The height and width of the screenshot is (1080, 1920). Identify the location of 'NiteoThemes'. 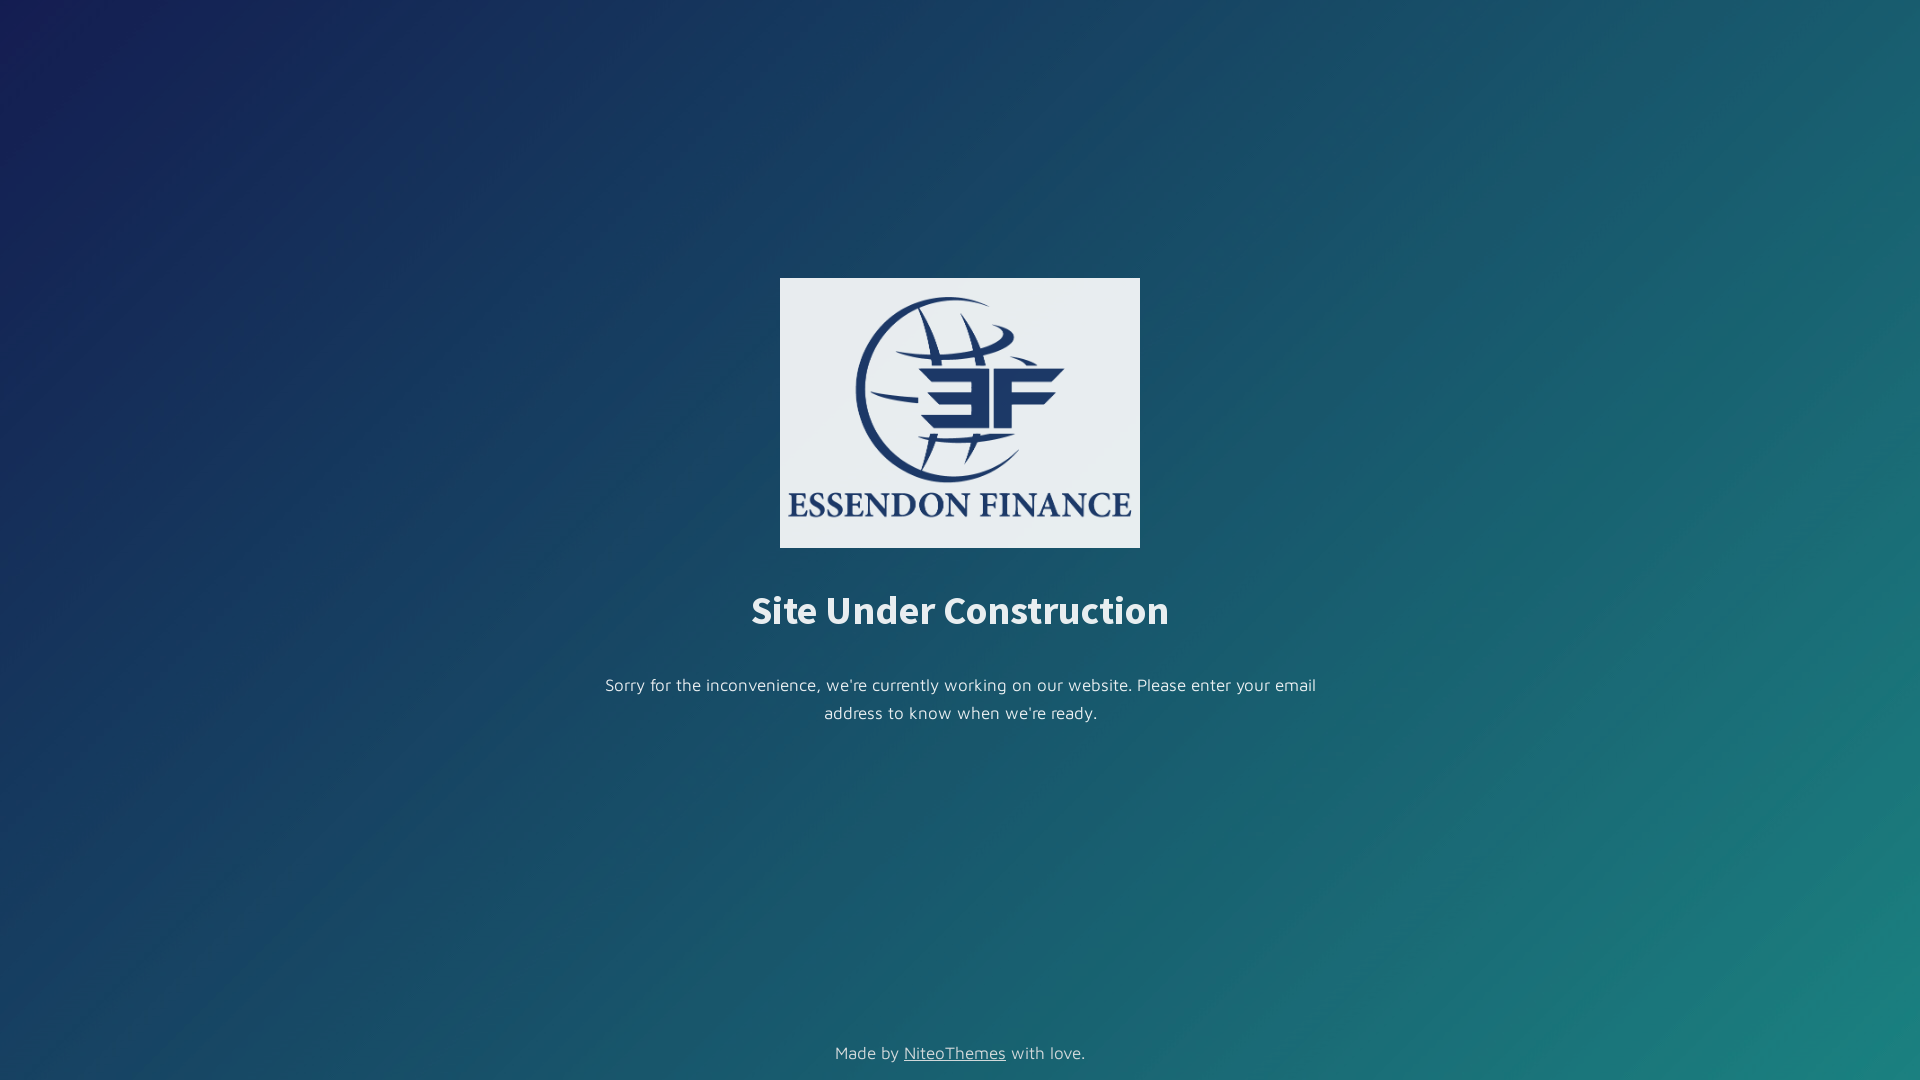
(902, 1052).